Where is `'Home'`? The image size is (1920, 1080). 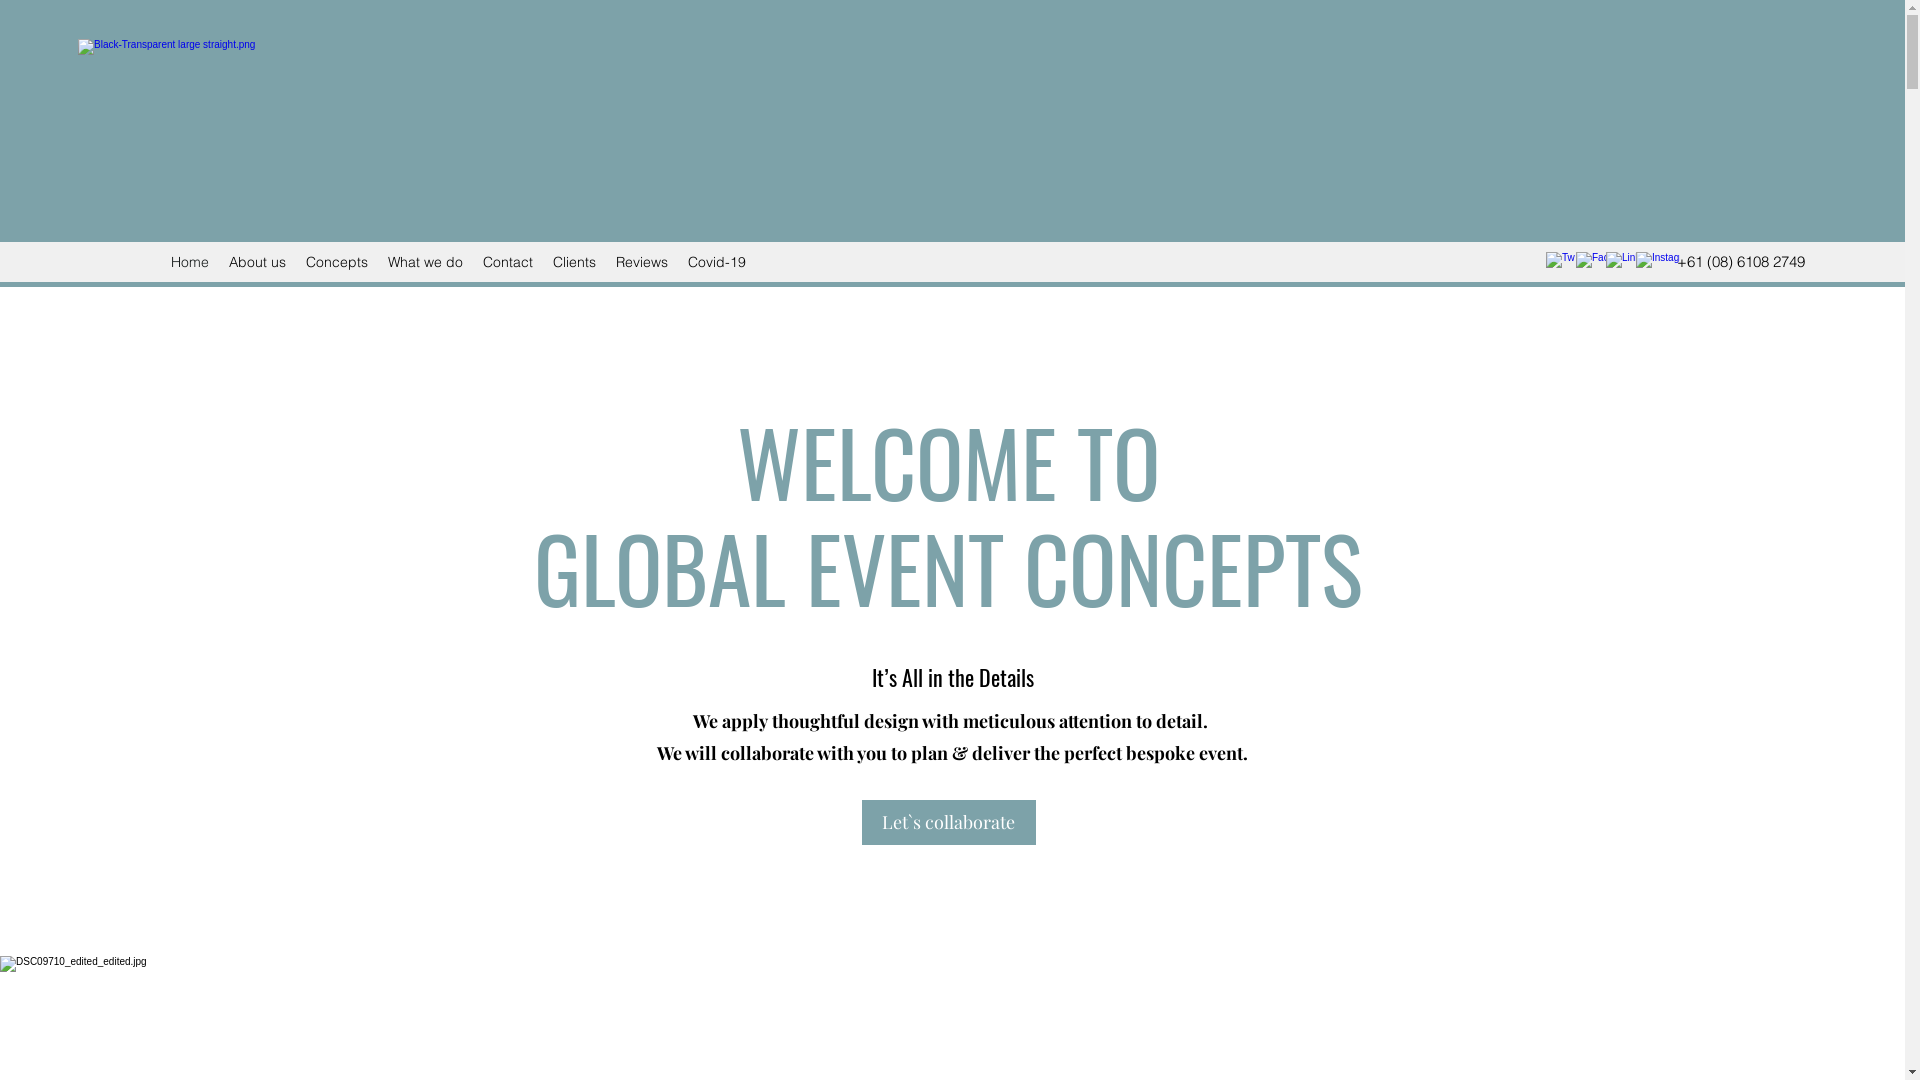 'Home' is located at coordinates (190, 261).